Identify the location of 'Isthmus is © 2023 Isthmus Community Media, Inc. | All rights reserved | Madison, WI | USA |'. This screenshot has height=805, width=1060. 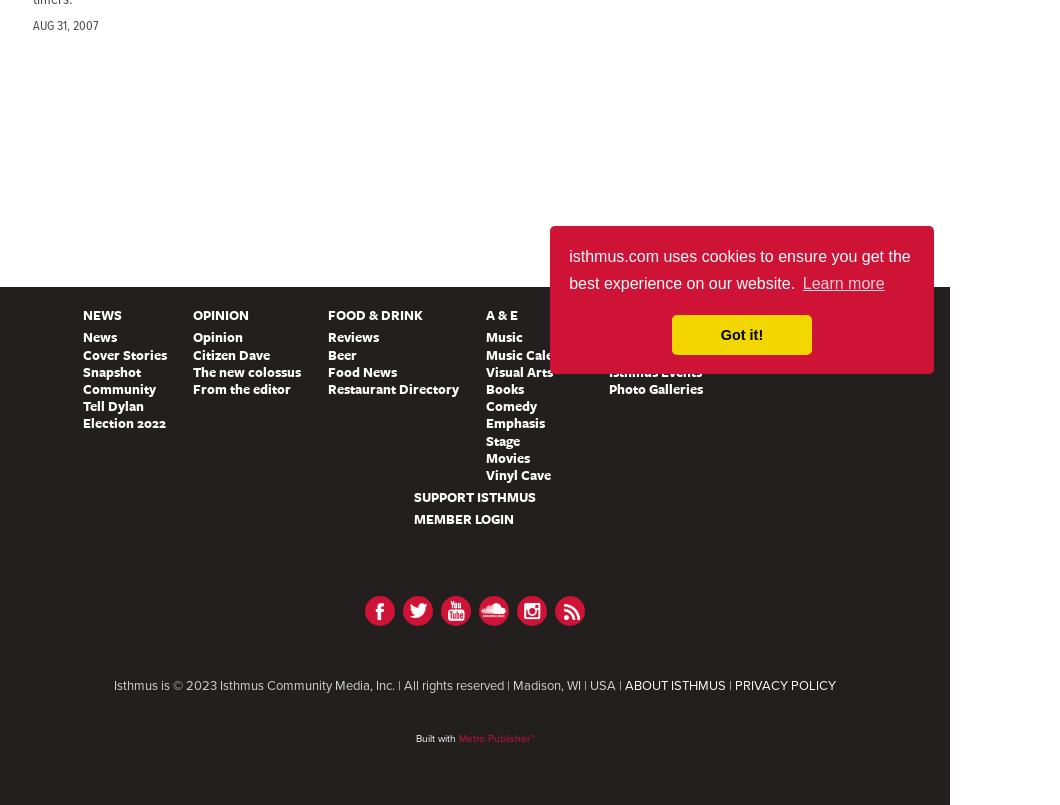
(369, 685).